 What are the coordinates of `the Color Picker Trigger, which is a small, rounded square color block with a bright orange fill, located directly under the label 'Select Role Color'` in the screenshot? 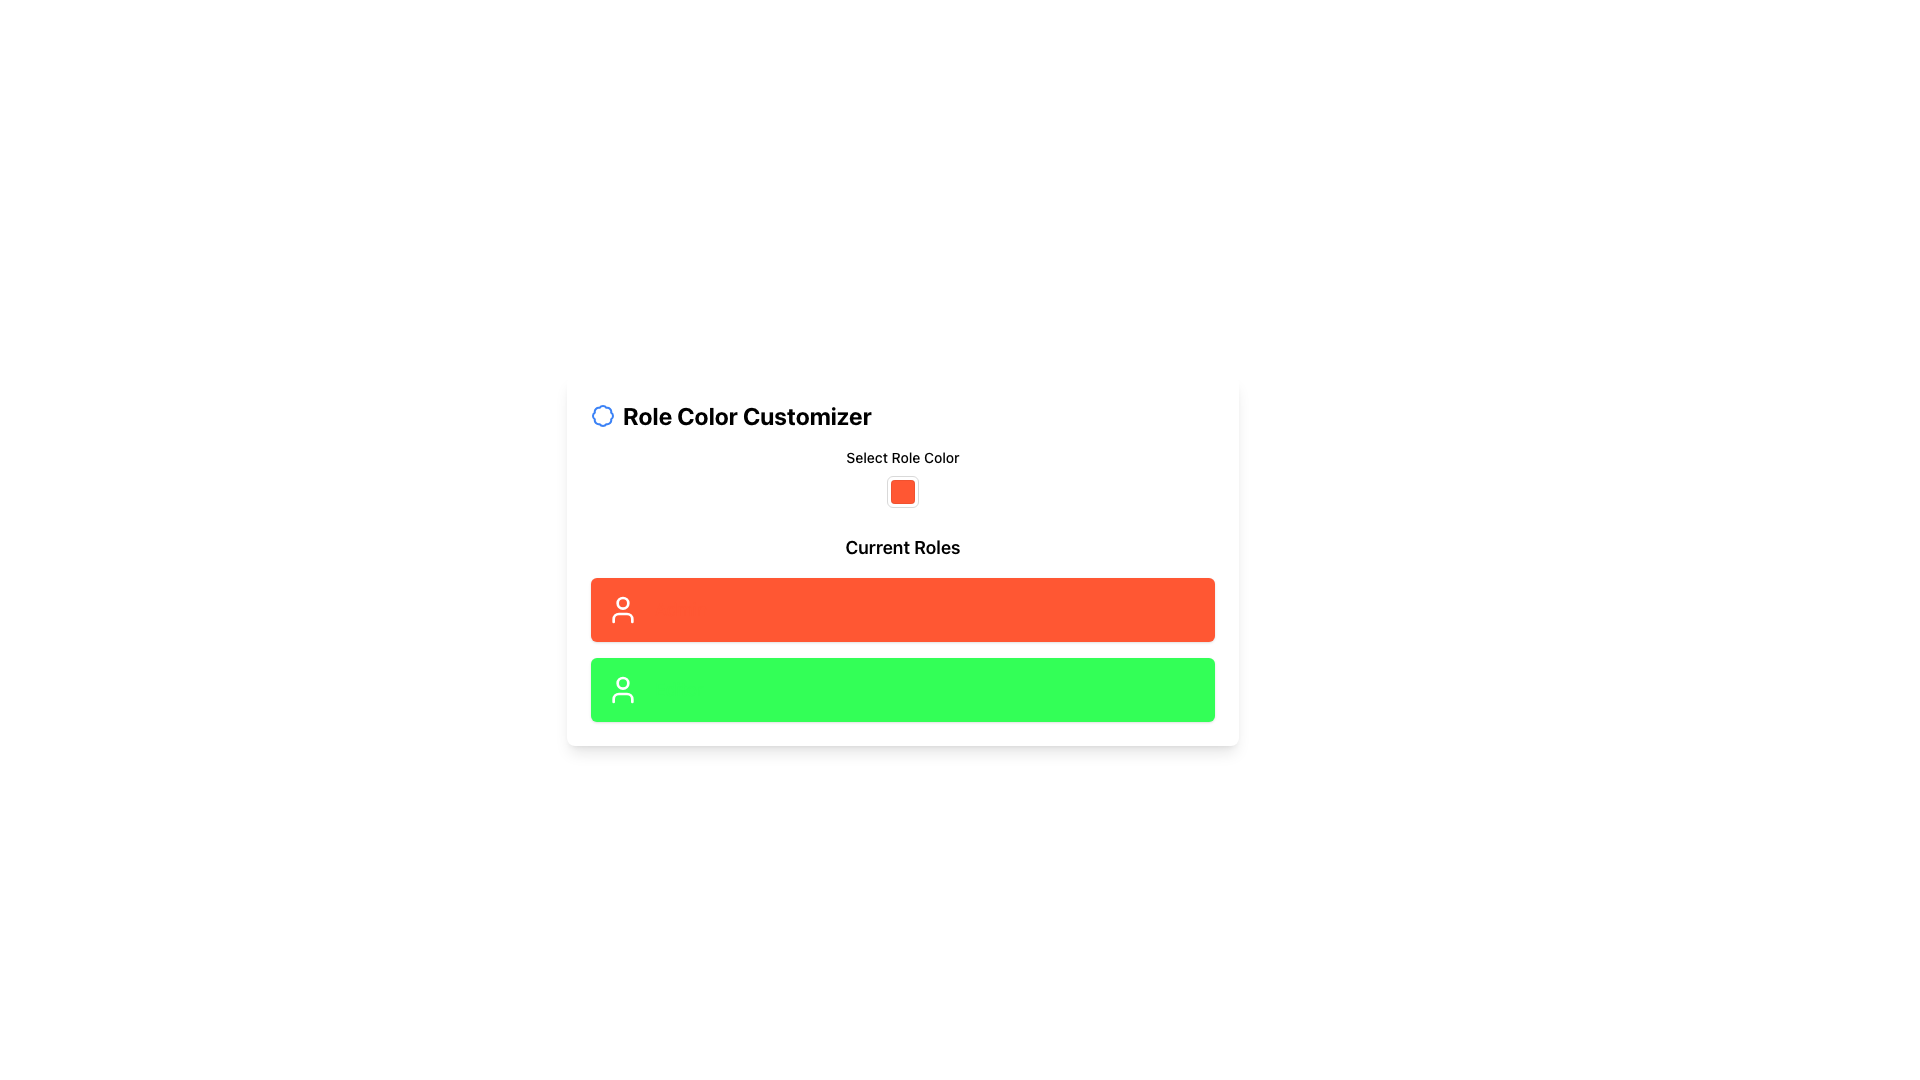 It's located at (901, 492).